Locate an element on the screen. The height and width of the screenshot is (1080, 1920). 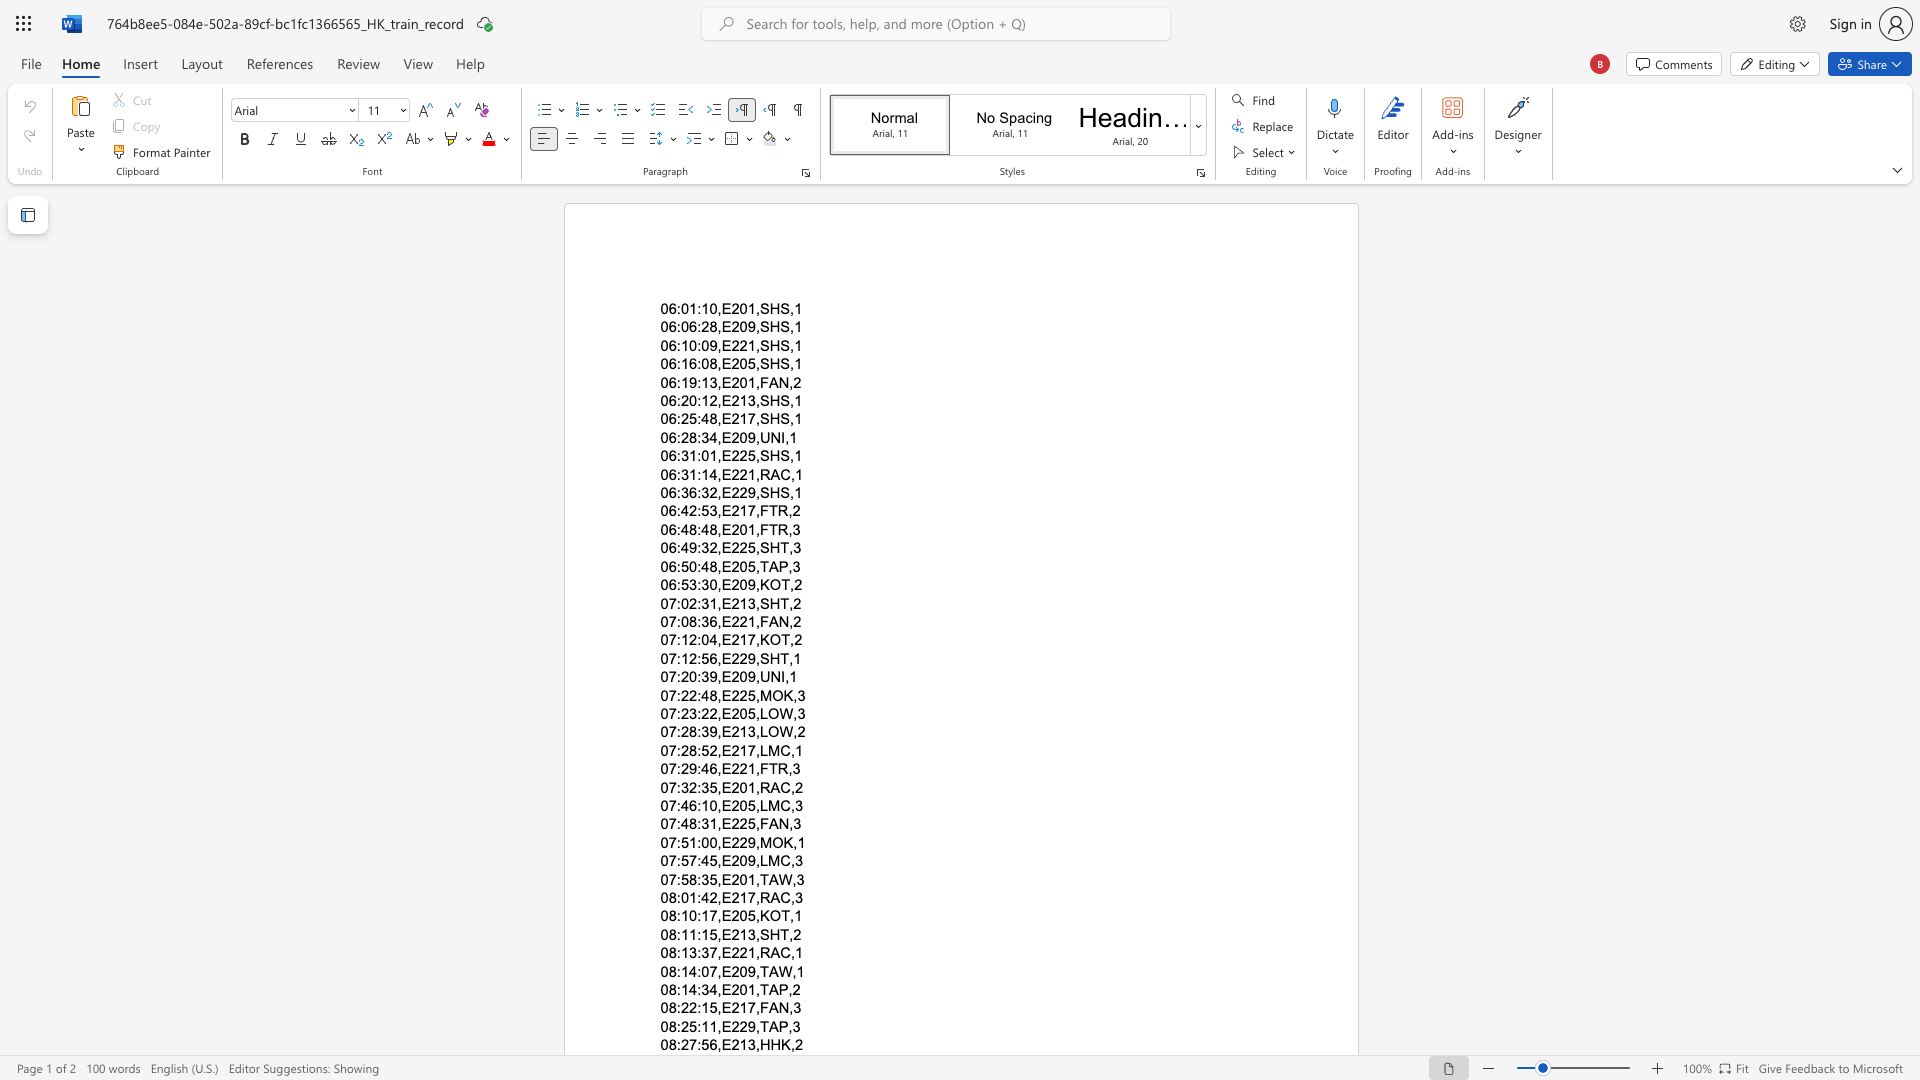
the space between the continuous character "," and "E" in the text is located at coordinates (722, 640).